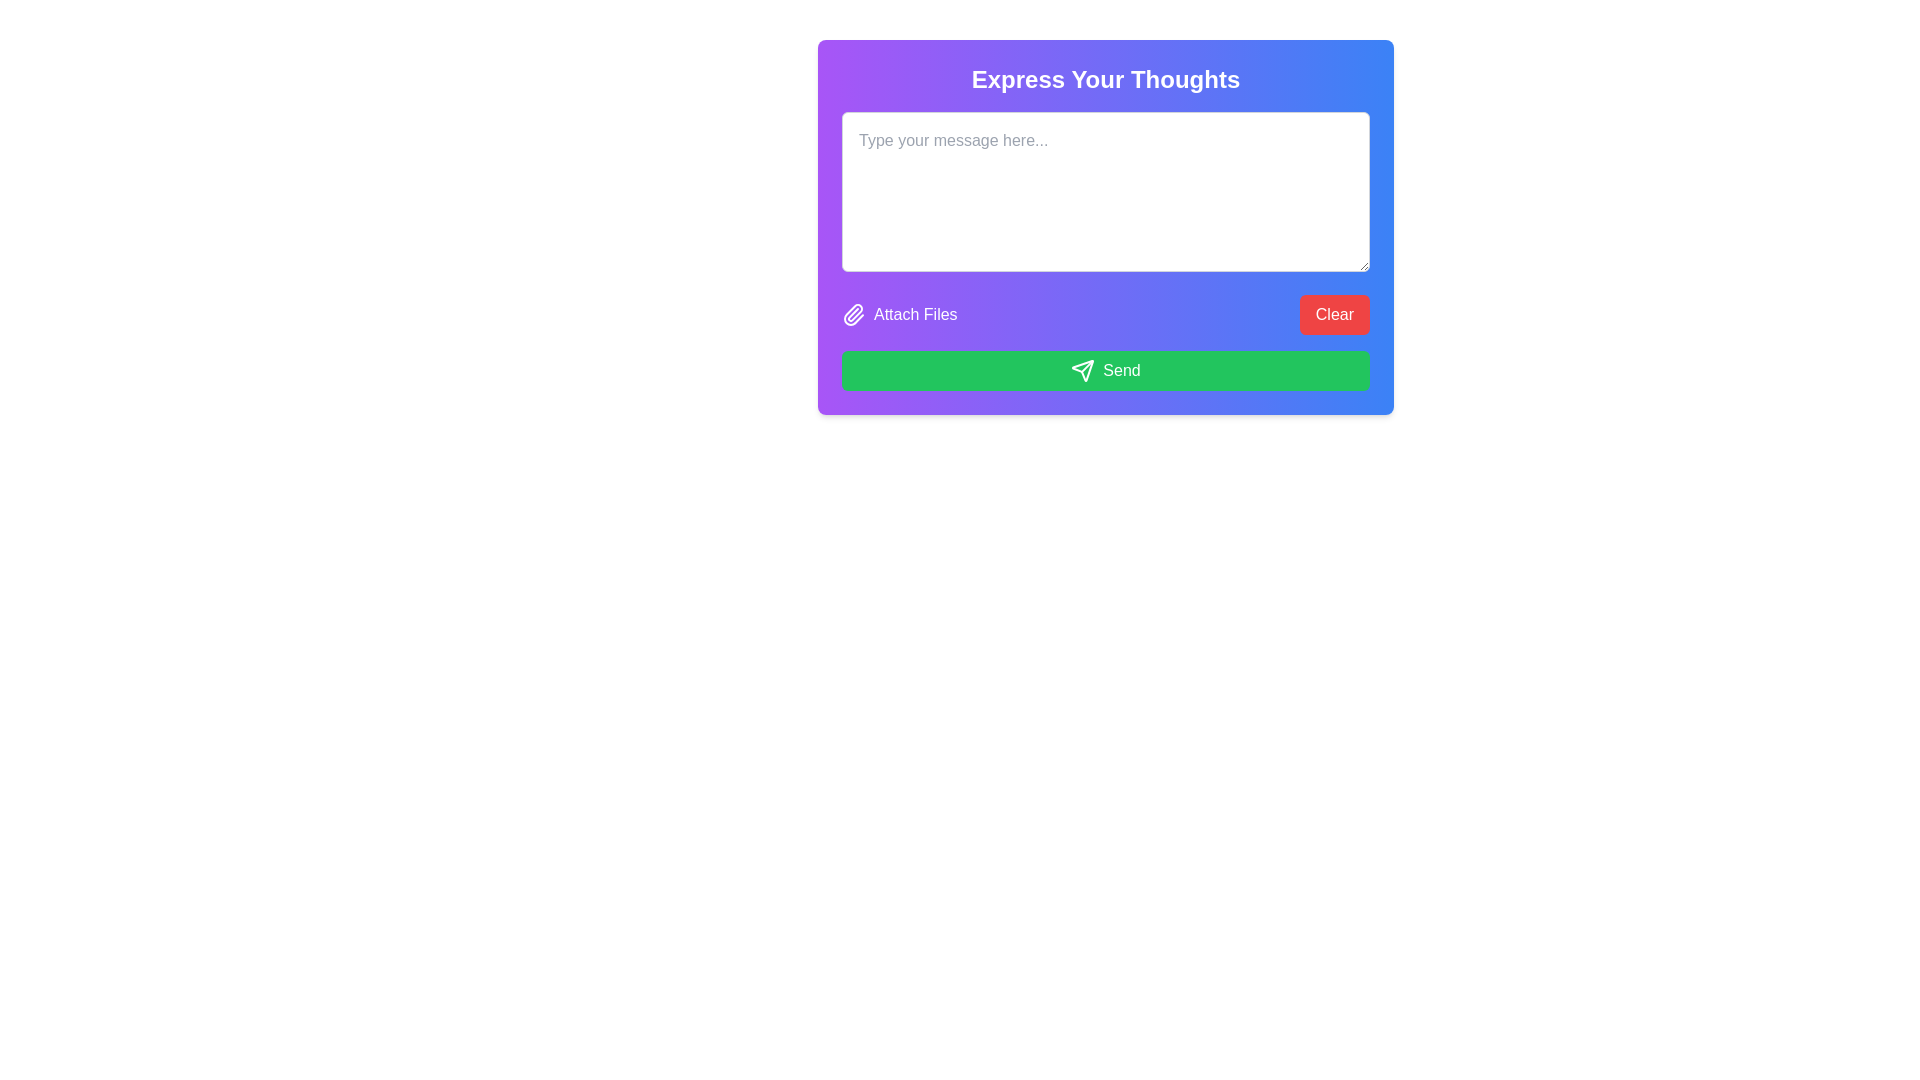  I want to click on the prominent static text element that reads 'Express Your Thoughts', styled with bold, large white font at the top of a colorful gradient box, so click(1104, 79).